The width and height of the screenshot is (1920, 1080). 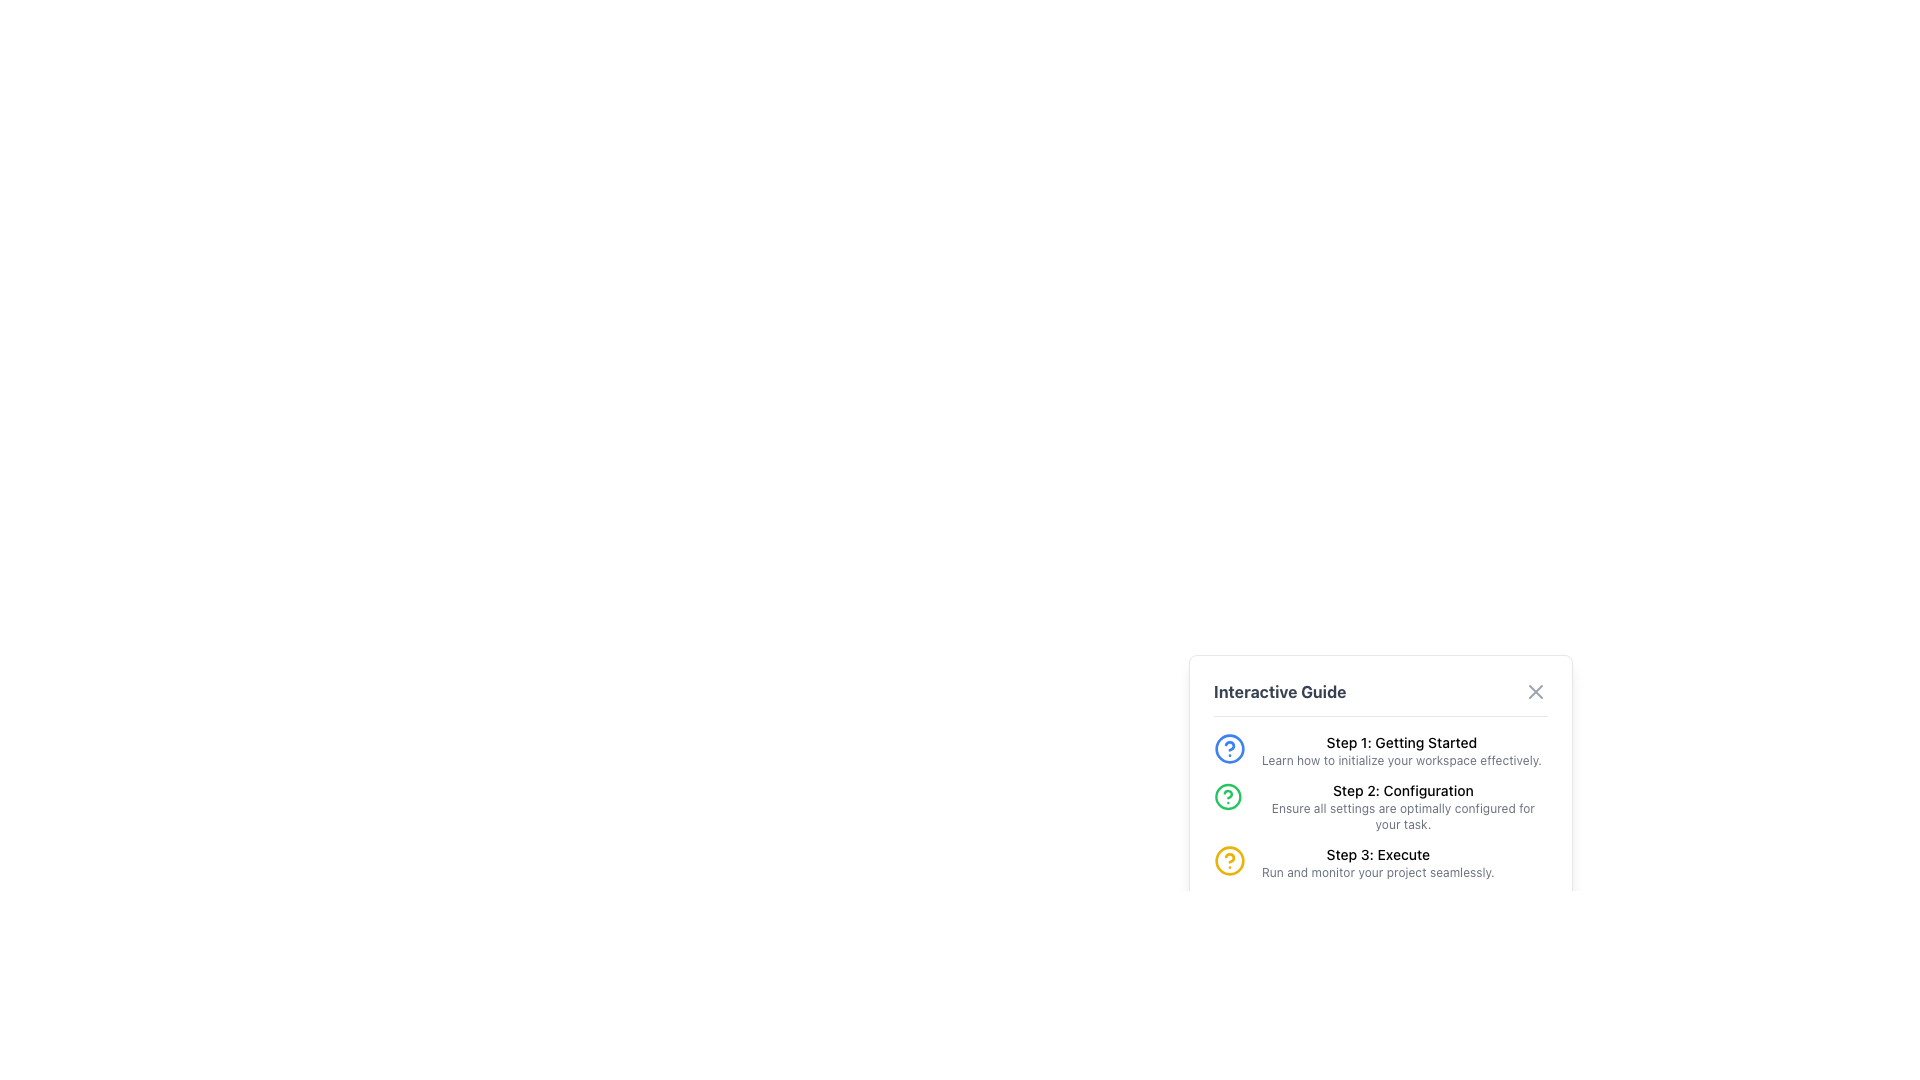 I want to click on the circular icon representing the help or configuration cue for 'Step 2: Configuration' in the Interactive Guide, so click(x=1227, y=796).